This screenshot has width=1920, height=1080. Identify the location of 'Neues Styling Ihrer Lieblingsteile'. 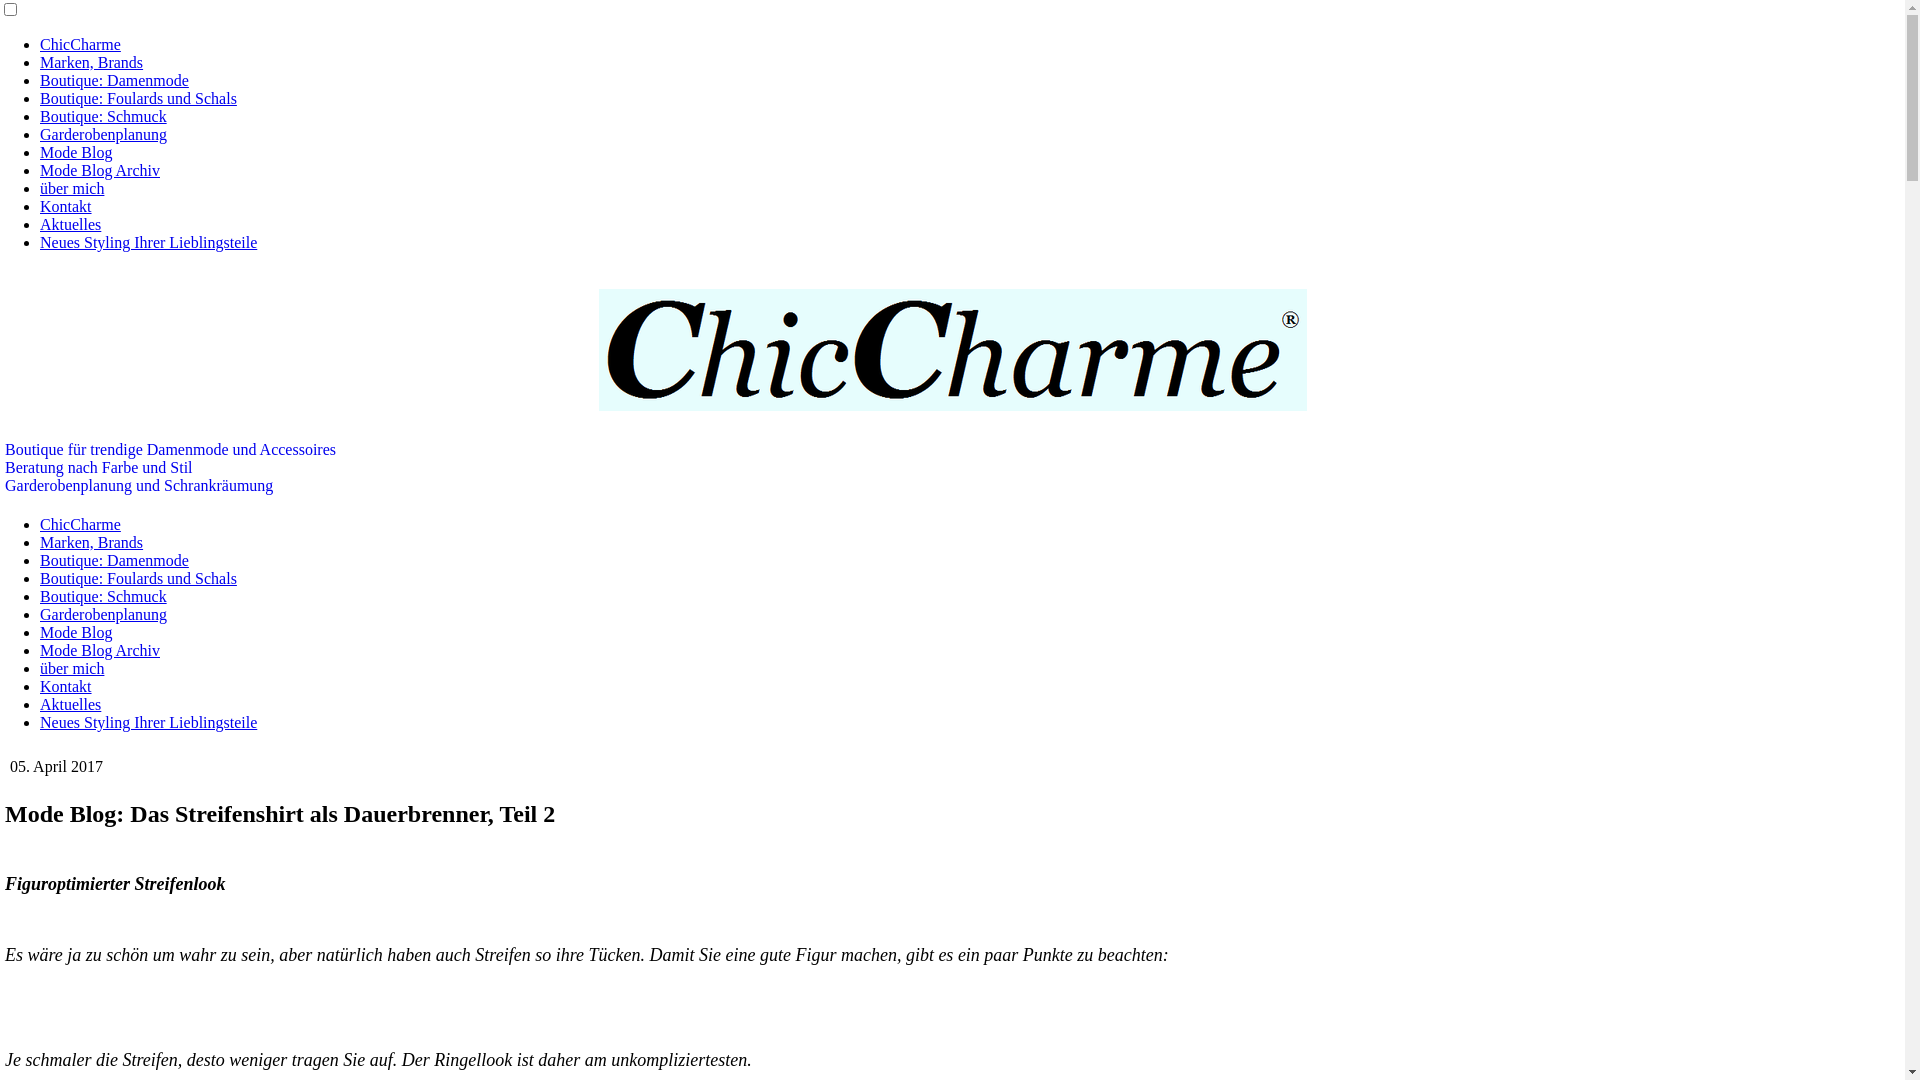
(147, 722).